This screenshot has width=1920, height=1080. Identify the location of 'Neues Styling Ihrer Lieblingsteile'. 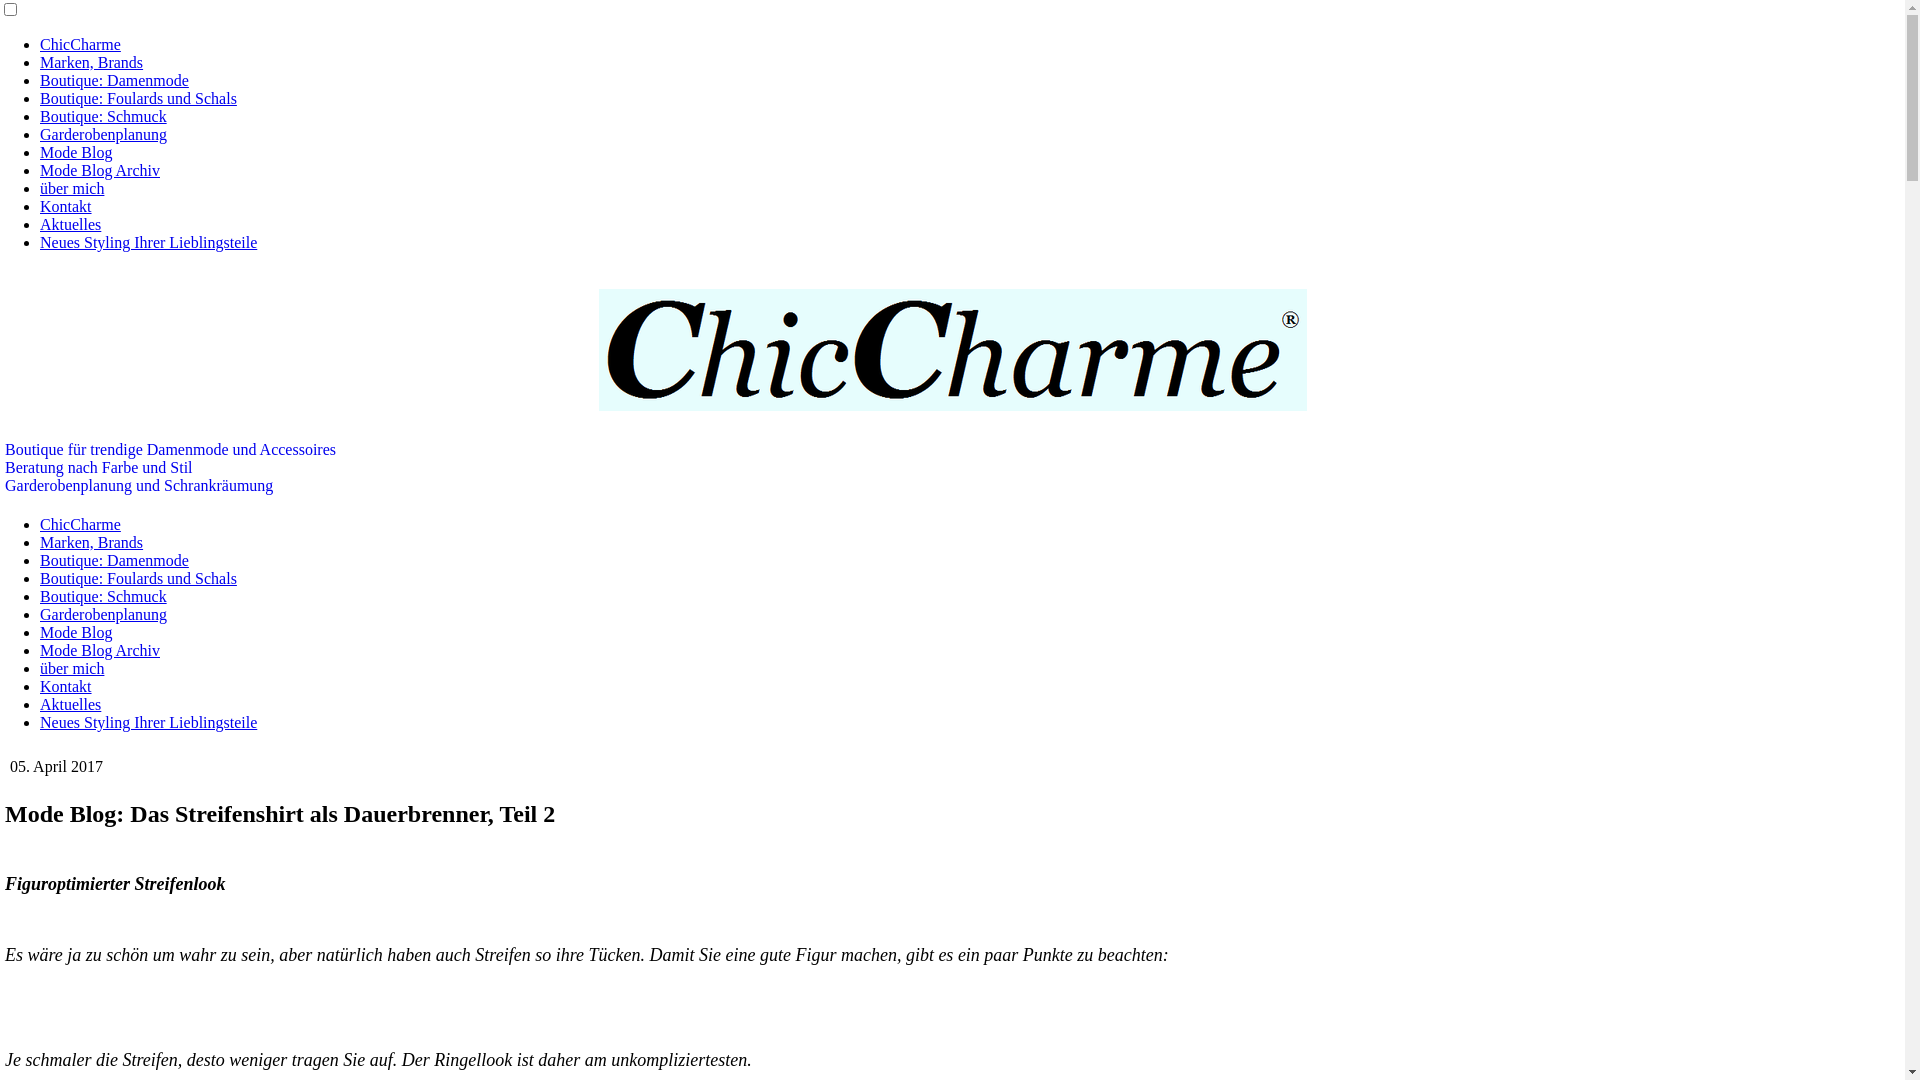
(147, 722).